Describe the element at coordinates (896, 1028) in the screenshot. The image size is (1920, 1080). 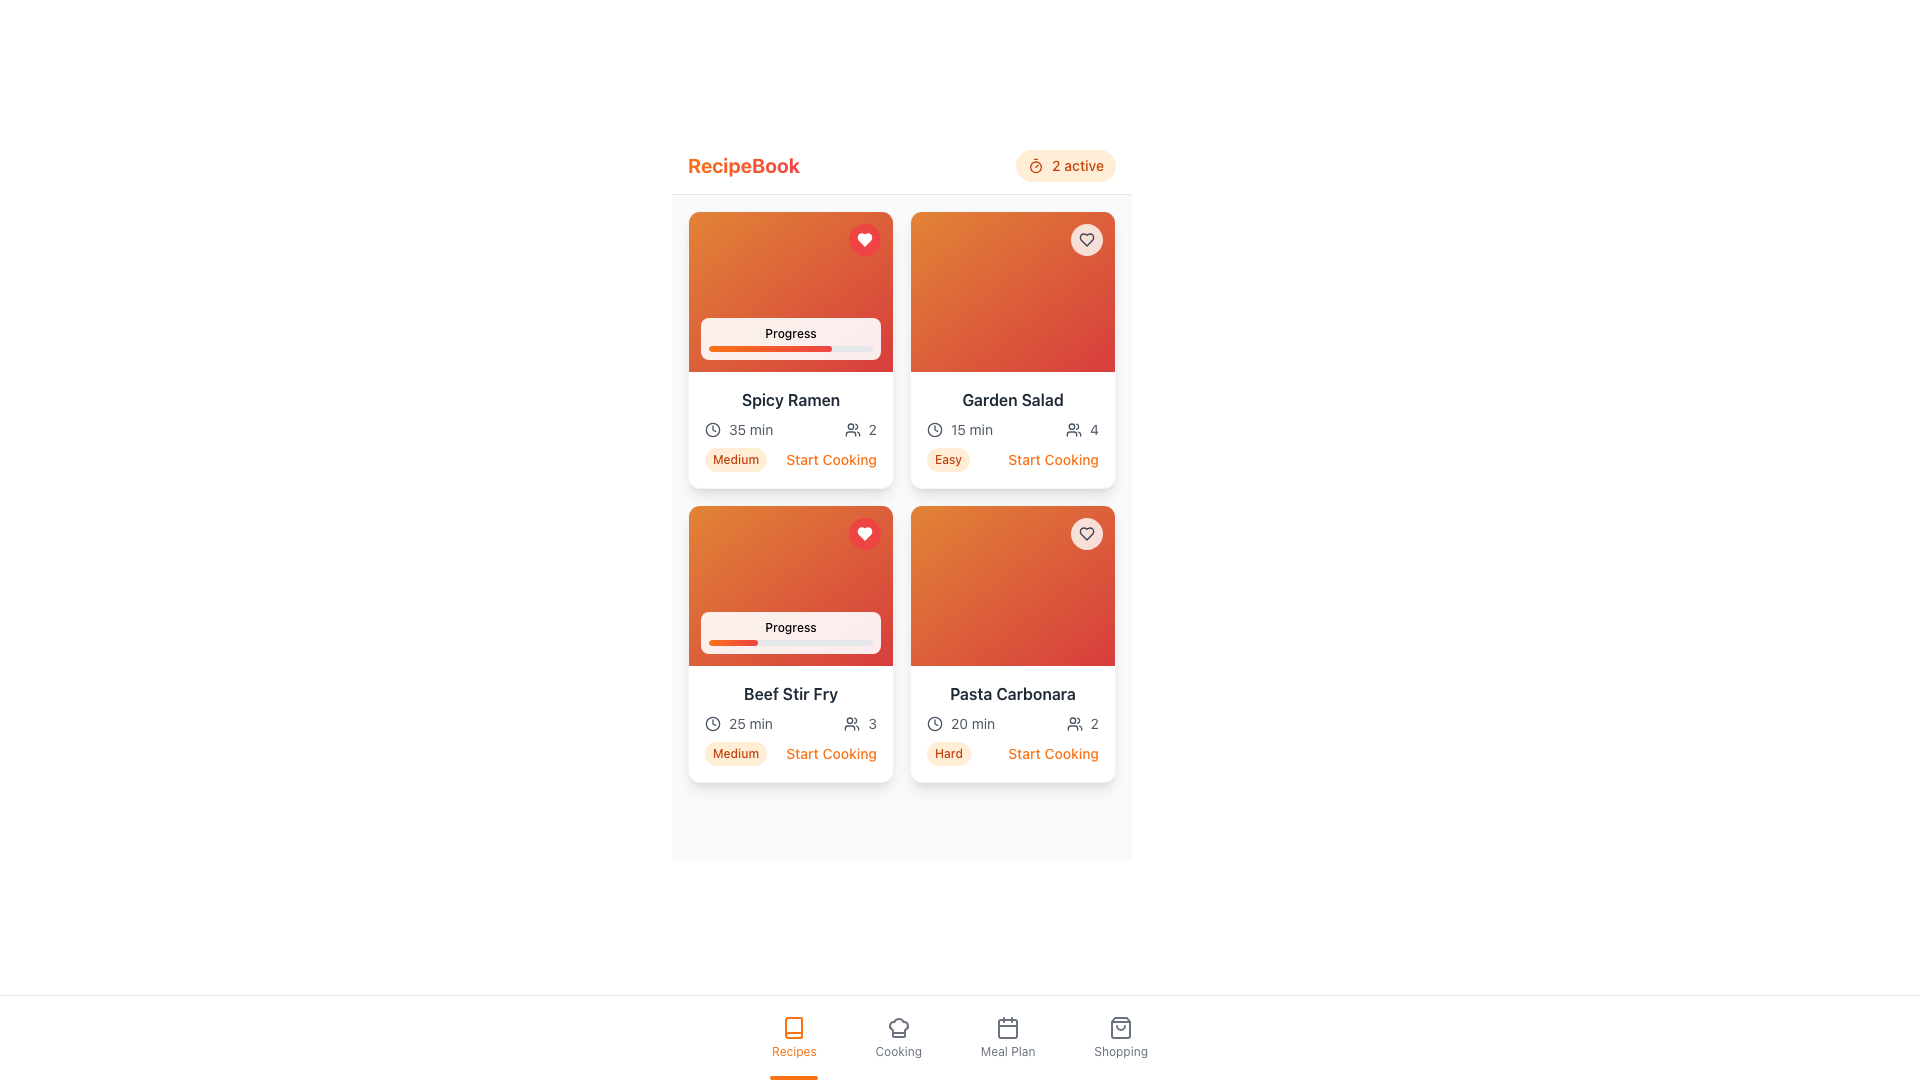
I see `the cooking icon button located in the bottom navigation bar, which is the second icon from the left` at that location.